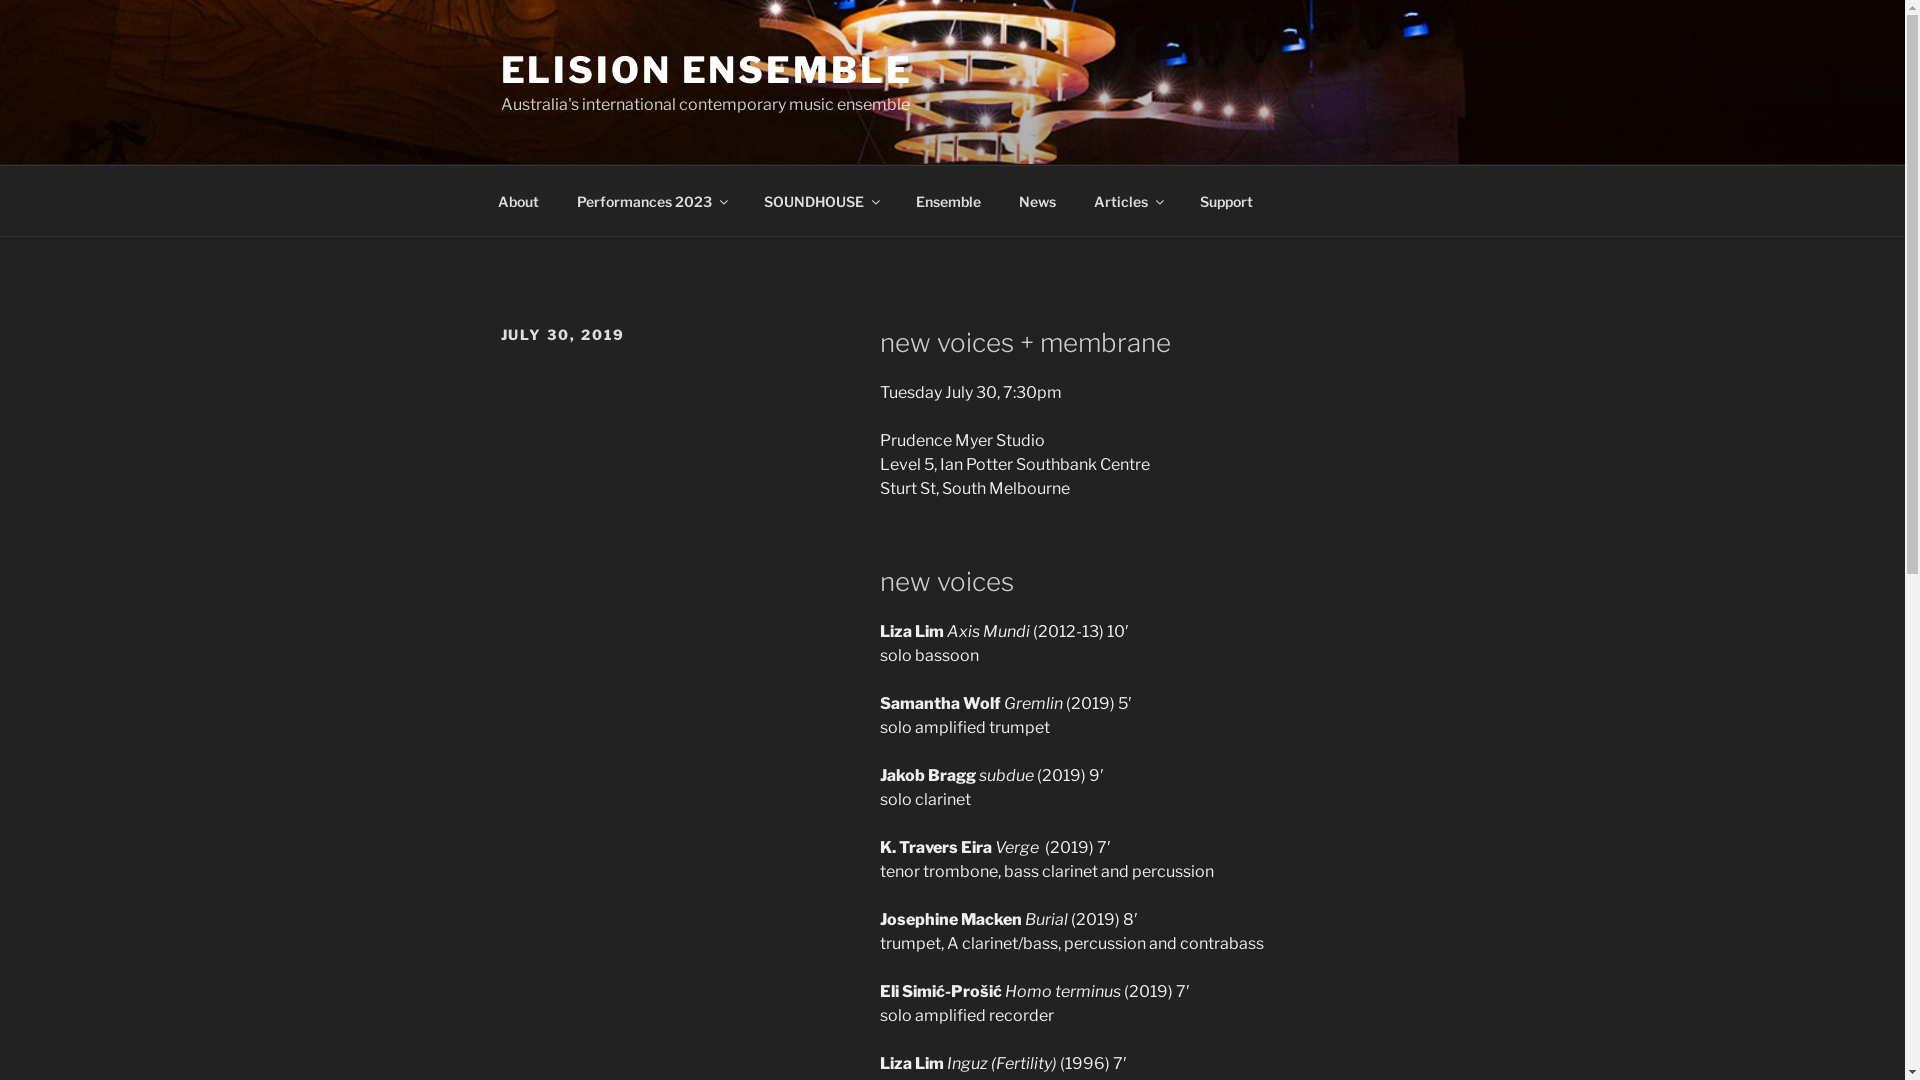  Describe the element at coordinates (705, 68) in the screenshot. I see `'ELISION ENSEMBLE'` at that location.